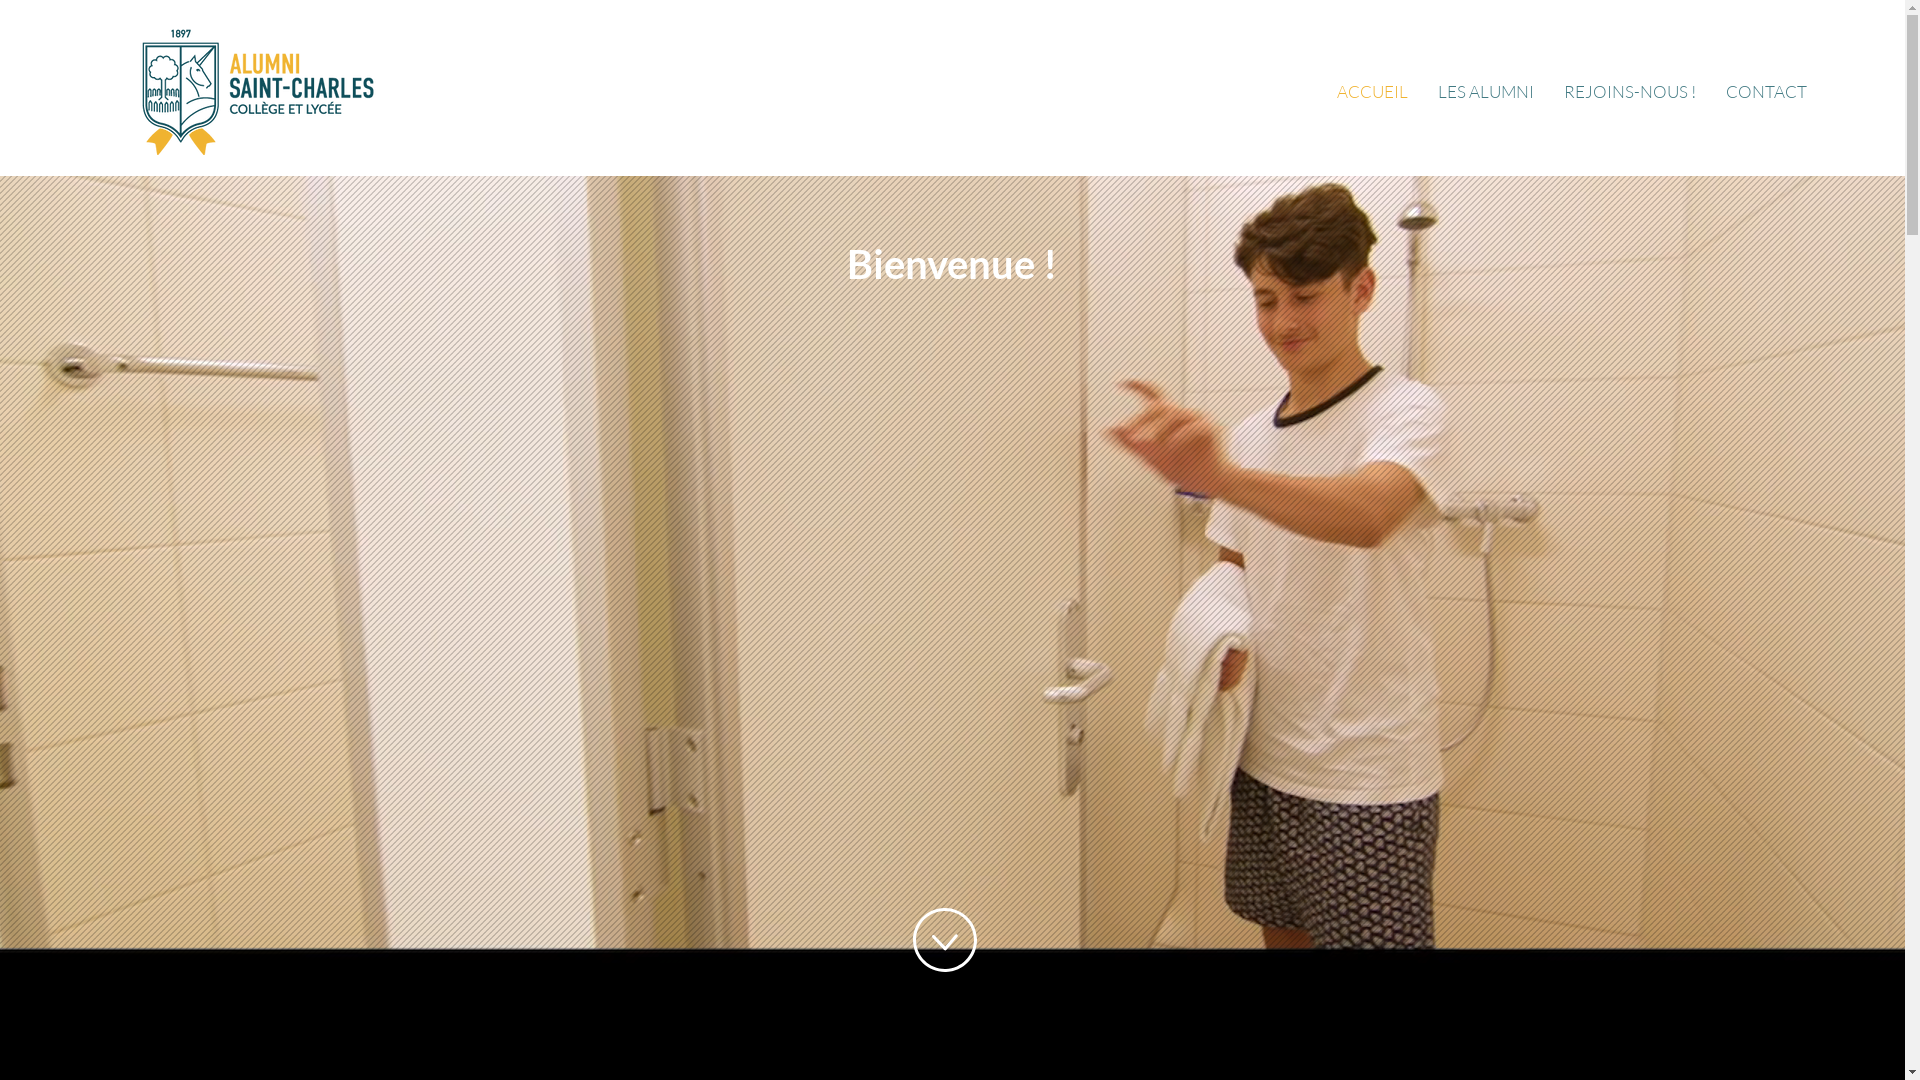  Describe the element at coordinates (1630, 92) in the screenshot. I see `'REJOINS-NOUS !'` at that location.